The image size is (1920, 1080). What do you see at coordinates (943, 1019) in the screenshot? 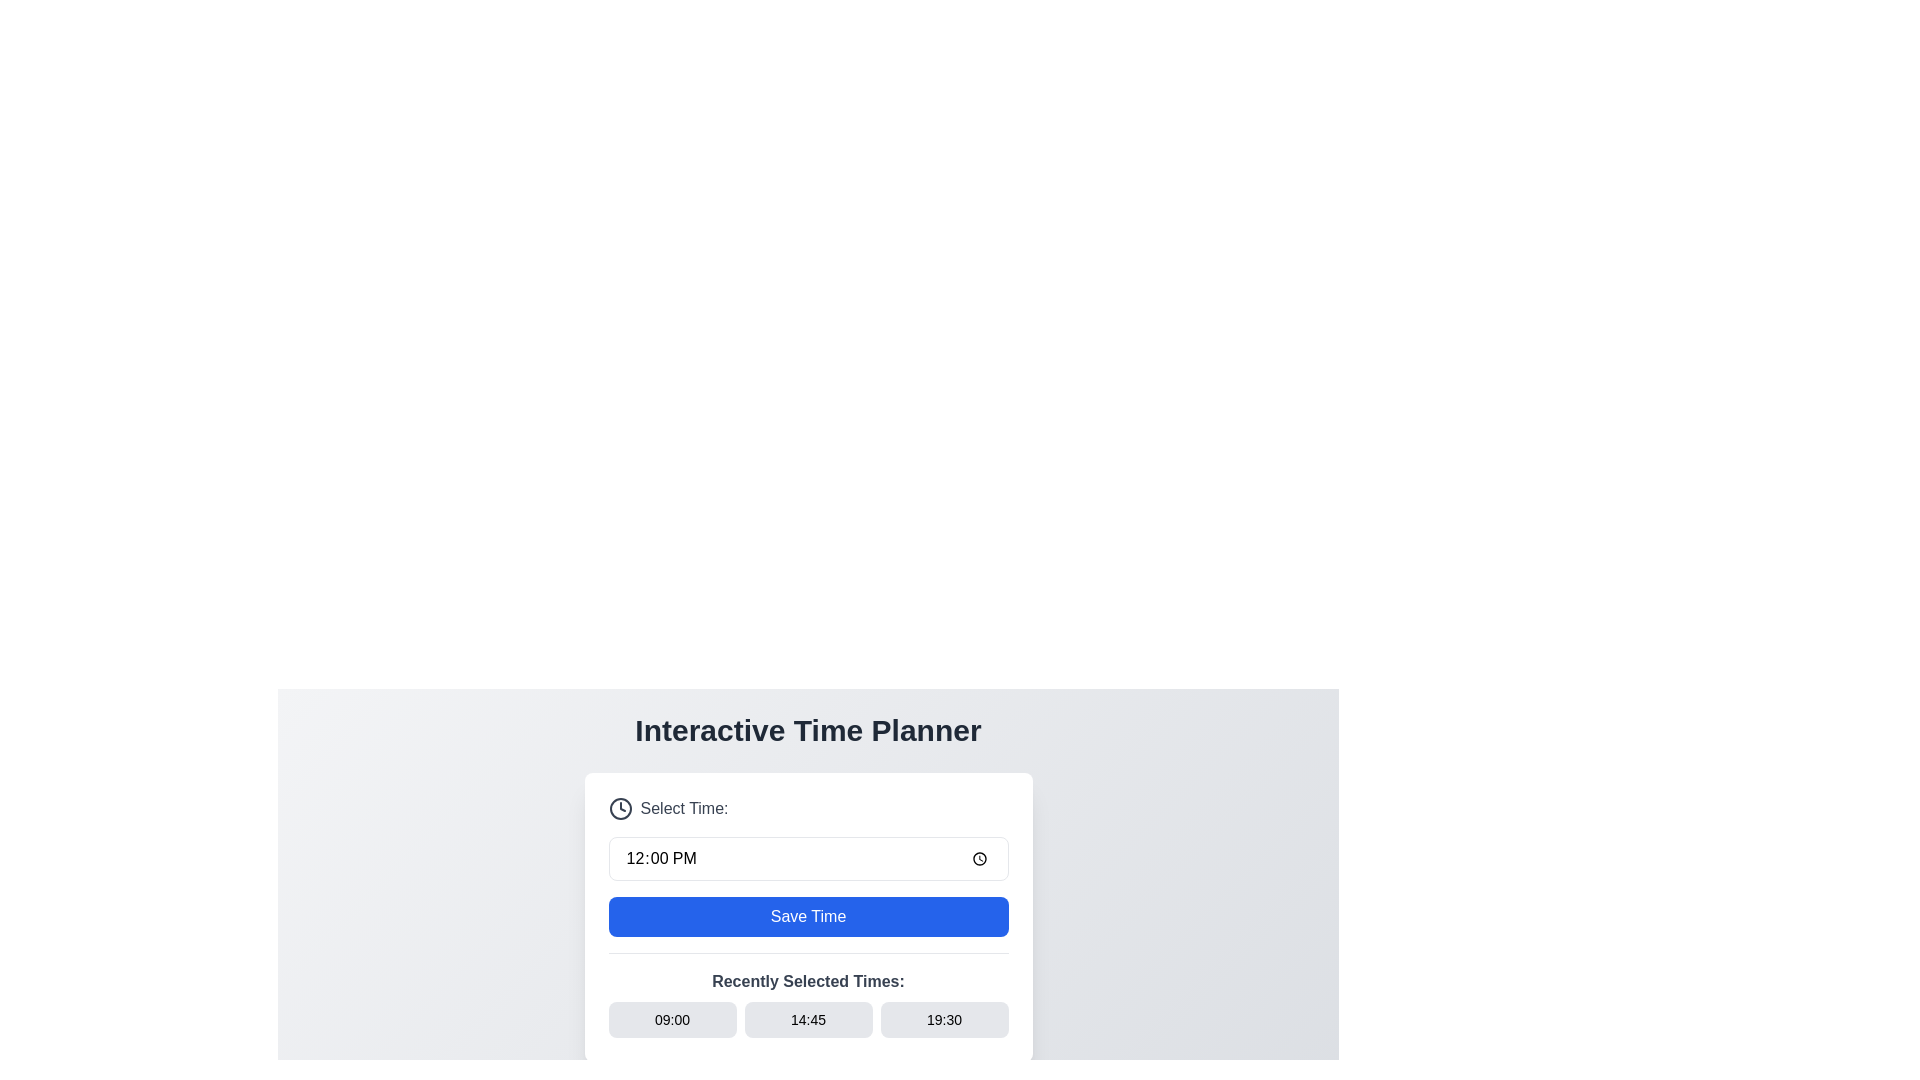
I see `the third button in the horizontally-aligned grid below the header 'Recently Selected Times:'` at bounding box center [943, 1019].